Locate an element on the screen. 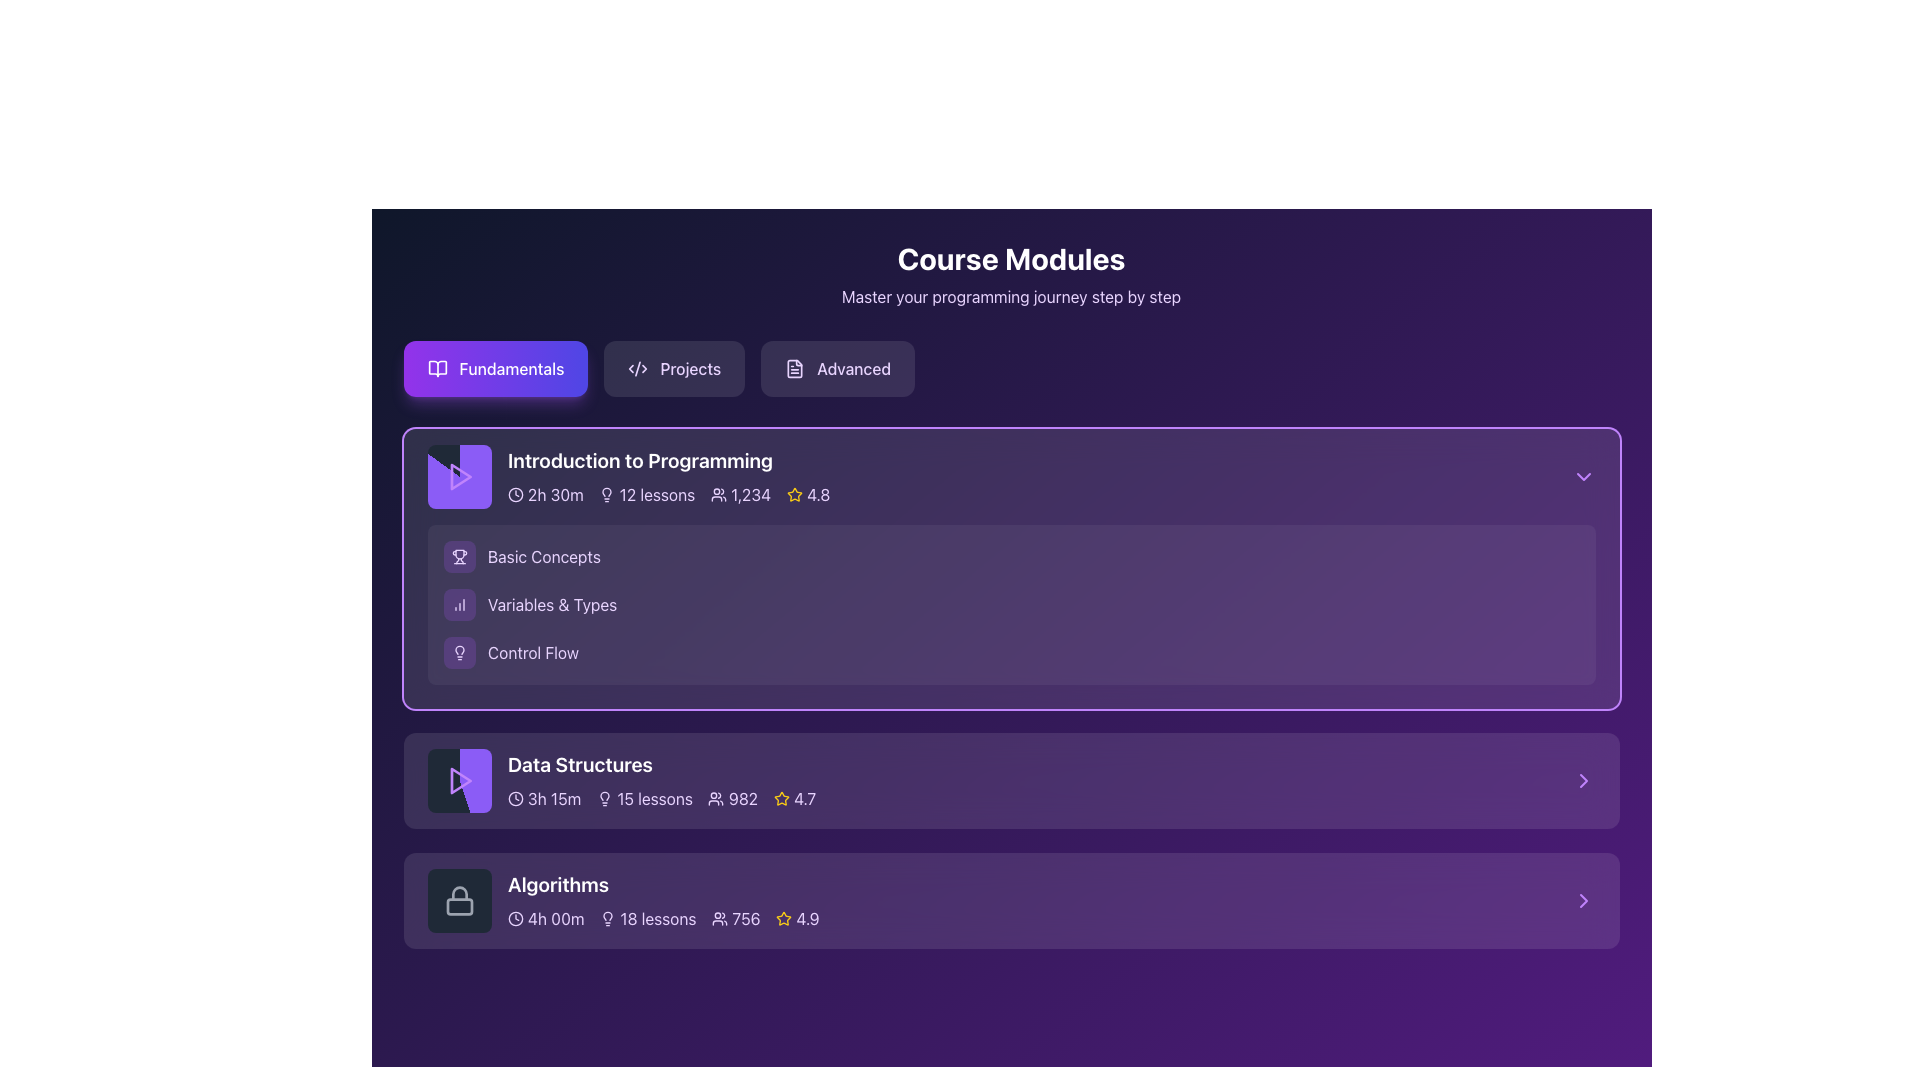  the Rating display element, which consists of a yellow star icon and the rating value of 4.8 in purple text, located on the far right of the 'Introduction to Programming' section is located at coordinates (808, 494).